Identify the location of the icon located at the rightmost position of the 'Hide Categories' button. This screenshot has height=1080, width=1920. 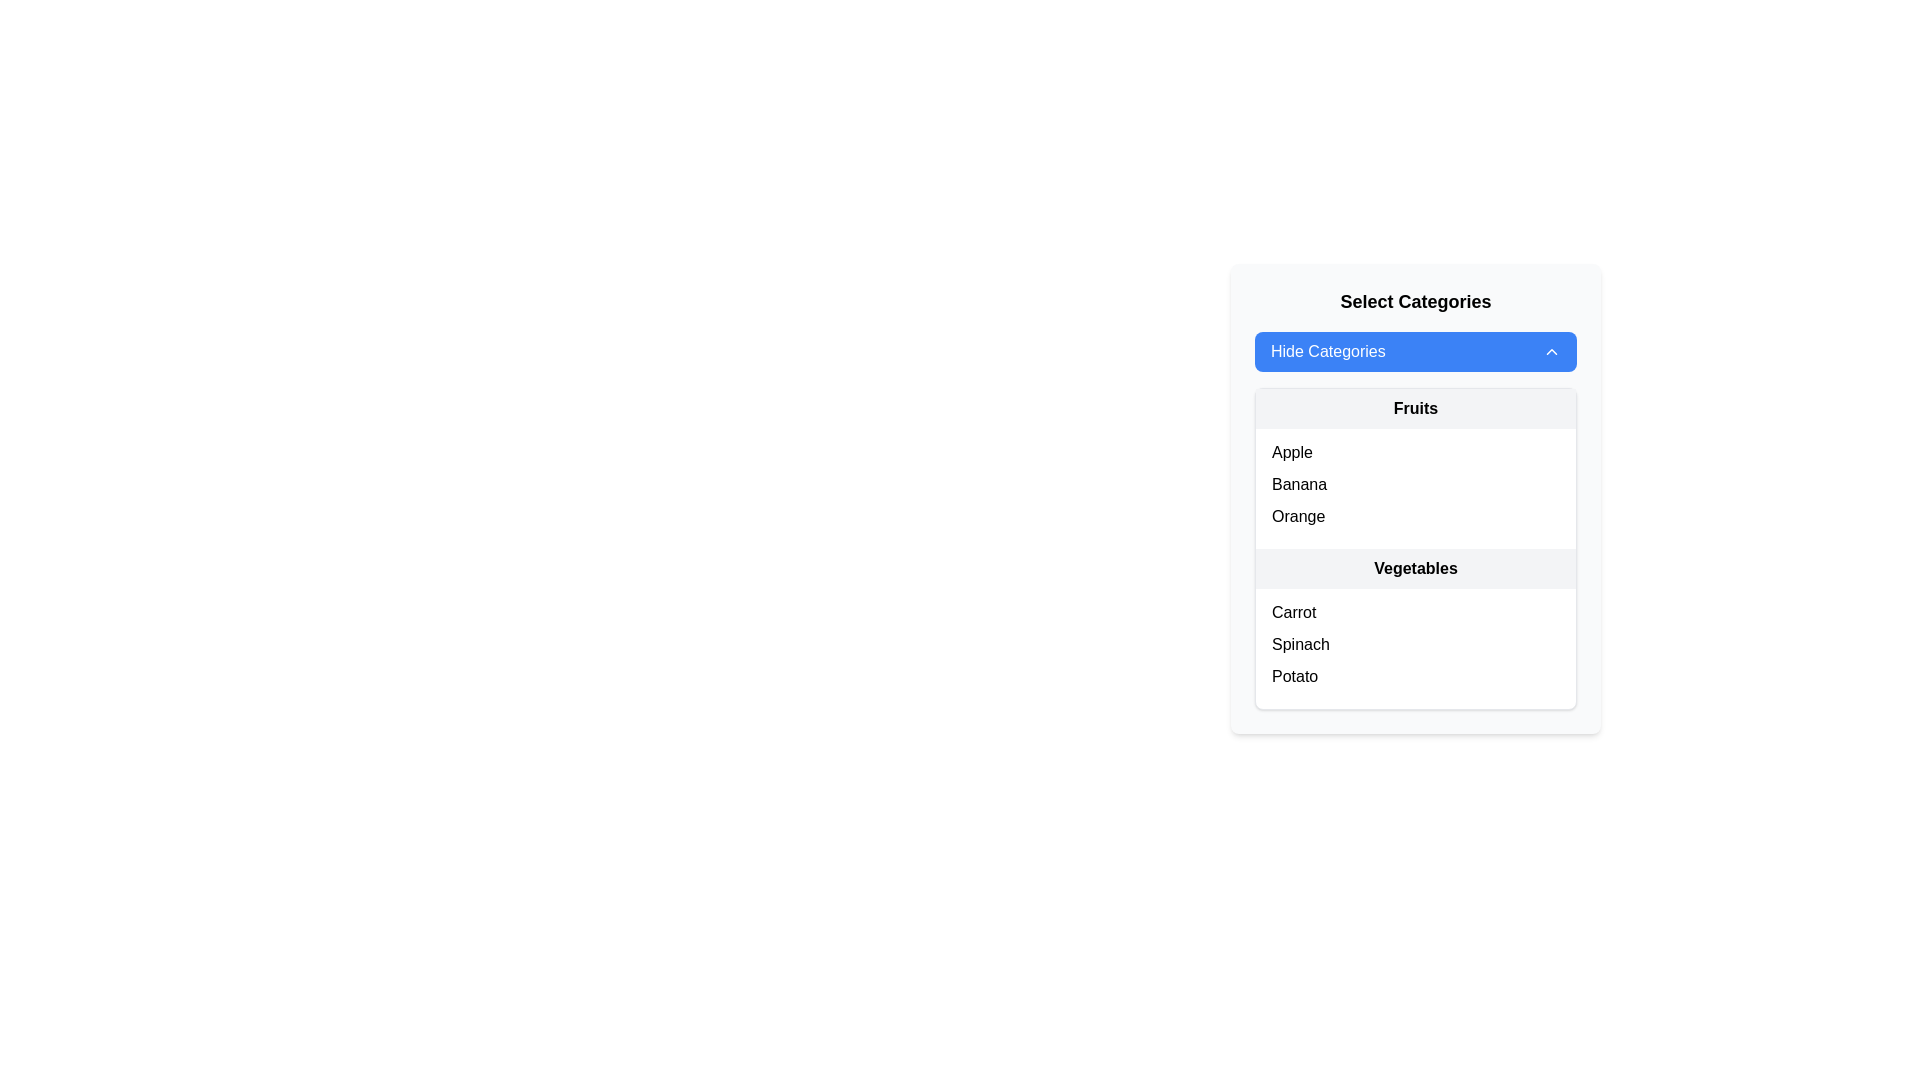
(1550, 350).